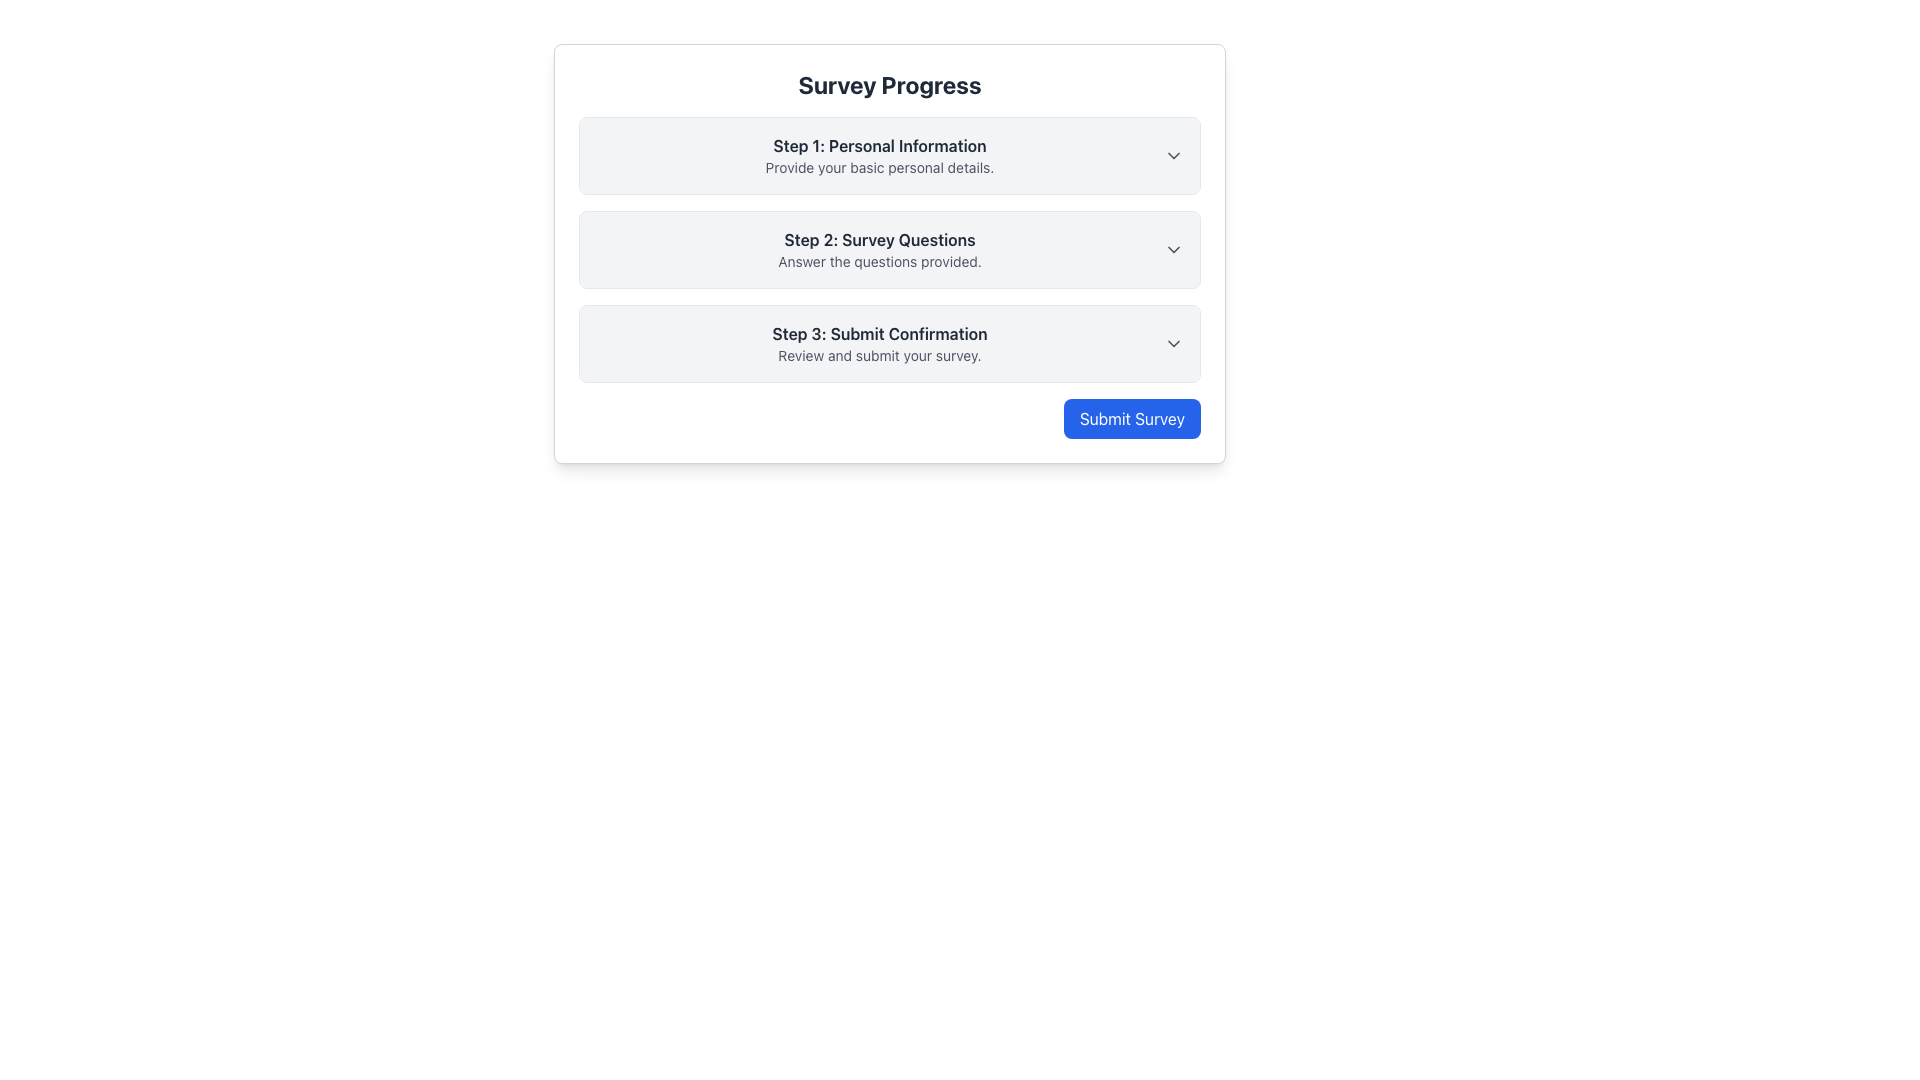  I want to click on the text label indicating the third step in the survey process, which is positioned below 'Step 1: Personal Information' and 'Step 2: Survey Questions' under the 'Survey Progress' header, so click(879, 342).